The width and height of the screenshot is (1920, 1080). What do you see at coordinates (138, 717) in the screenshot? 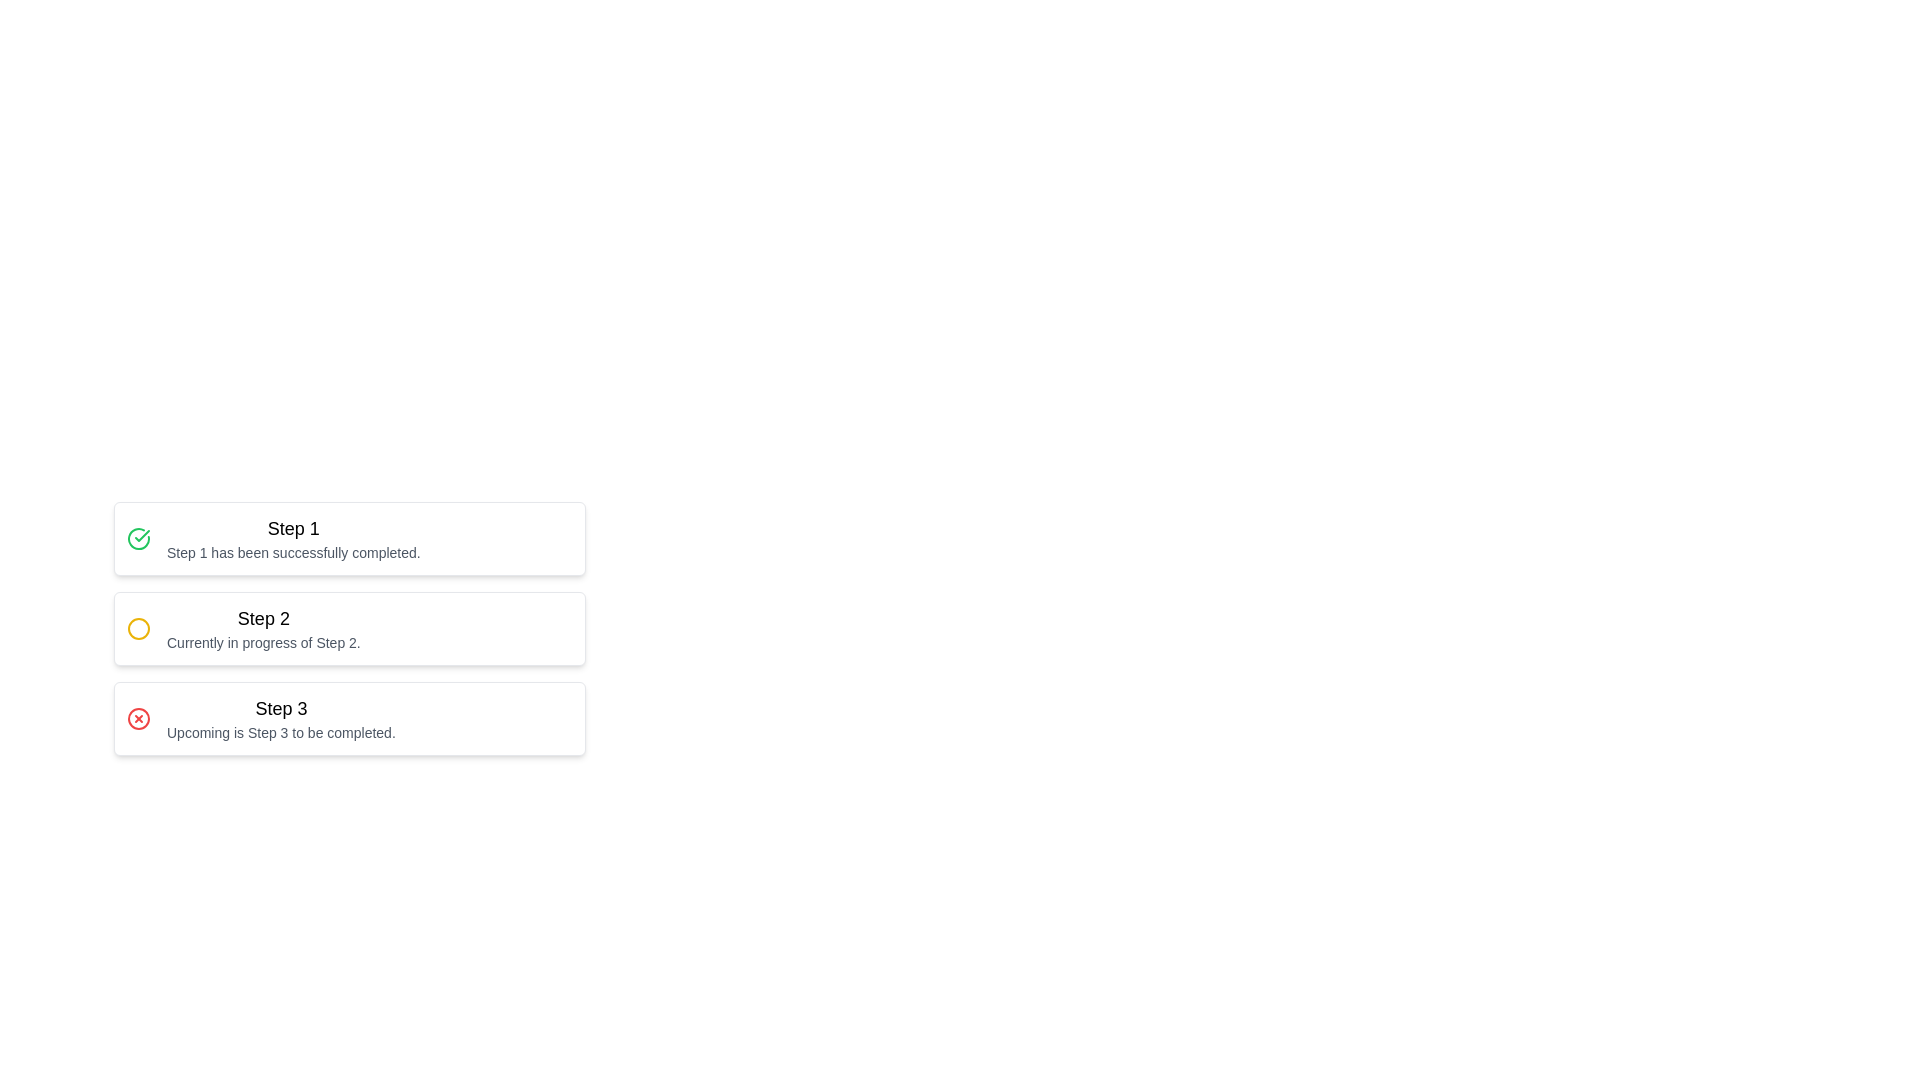
I see `the status of the visual status indicator for 'Step 3', which is located on the left of the row and provides feedback about the completion state of this step` at bounding box center [138, 717].